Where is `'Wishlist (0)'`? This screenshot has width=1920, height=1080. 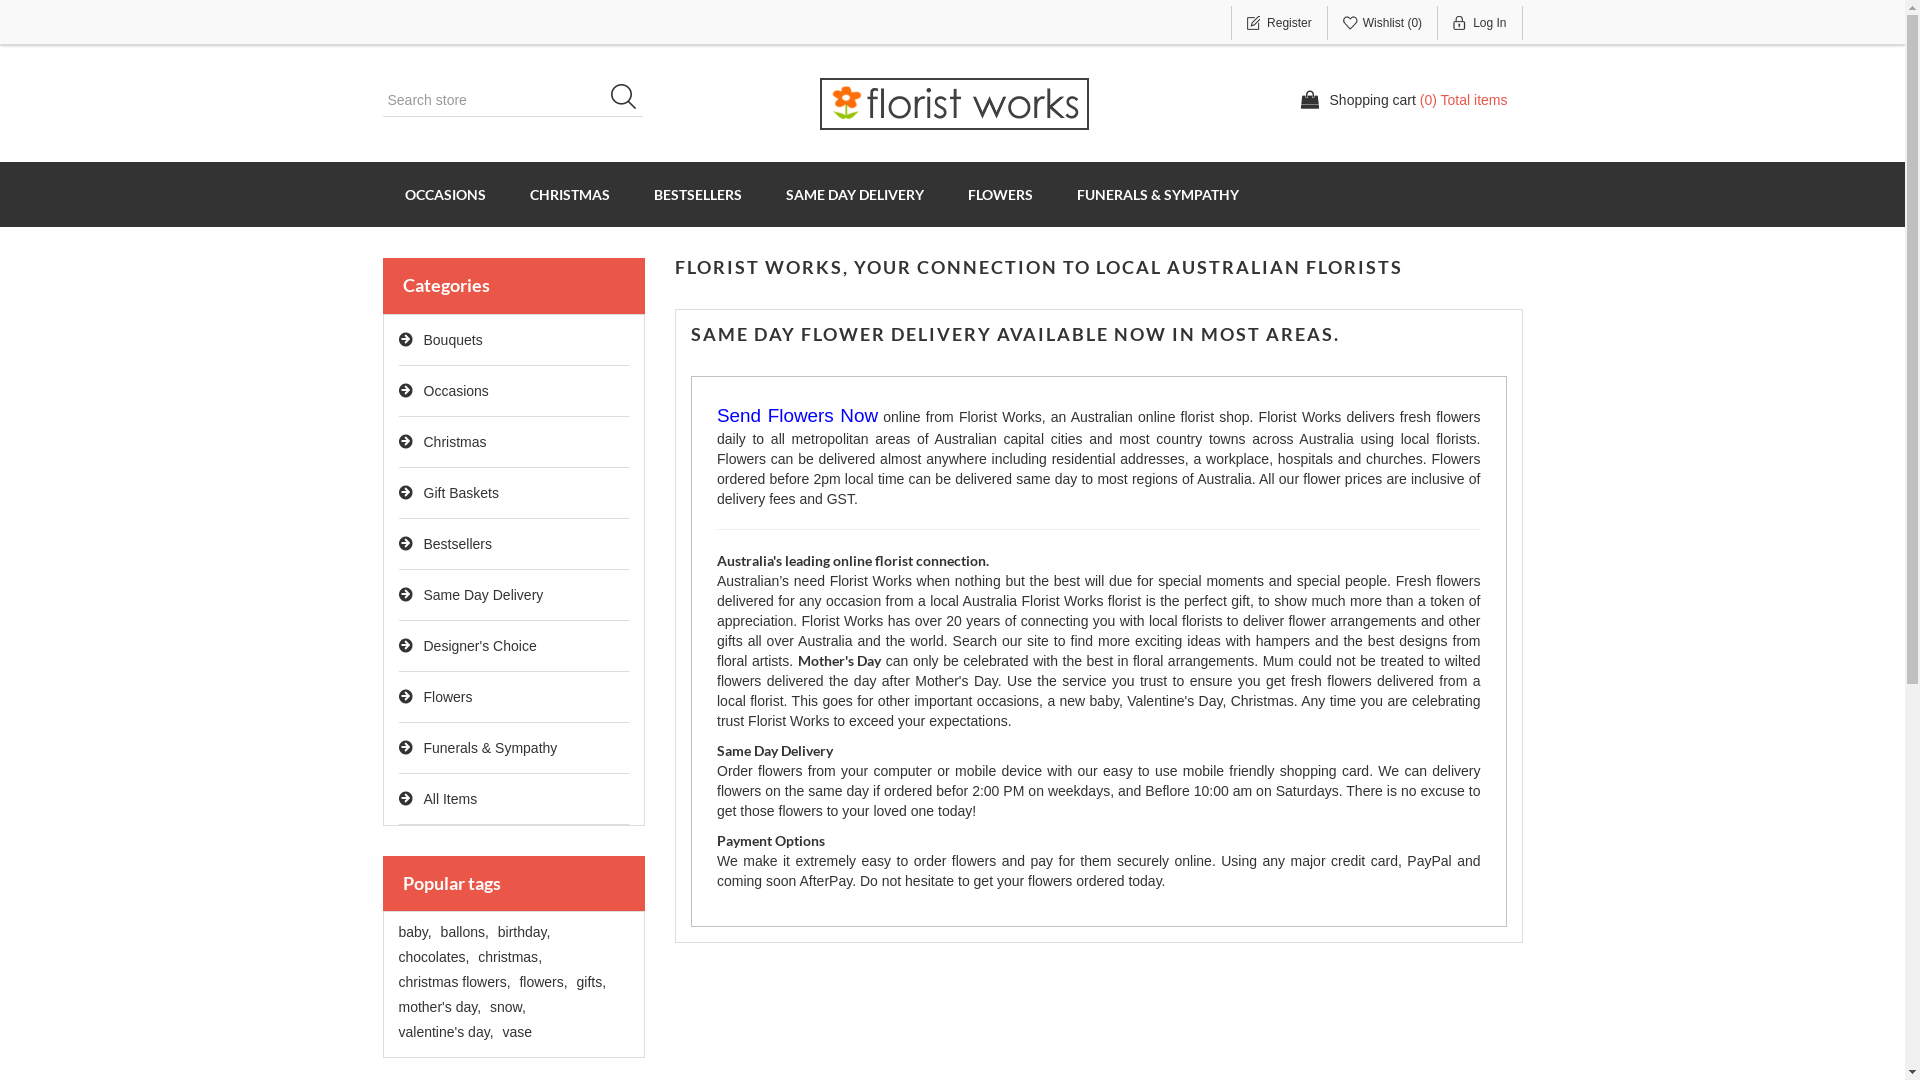 'Wishlist (0)' is located at coordinates (1381, 23).